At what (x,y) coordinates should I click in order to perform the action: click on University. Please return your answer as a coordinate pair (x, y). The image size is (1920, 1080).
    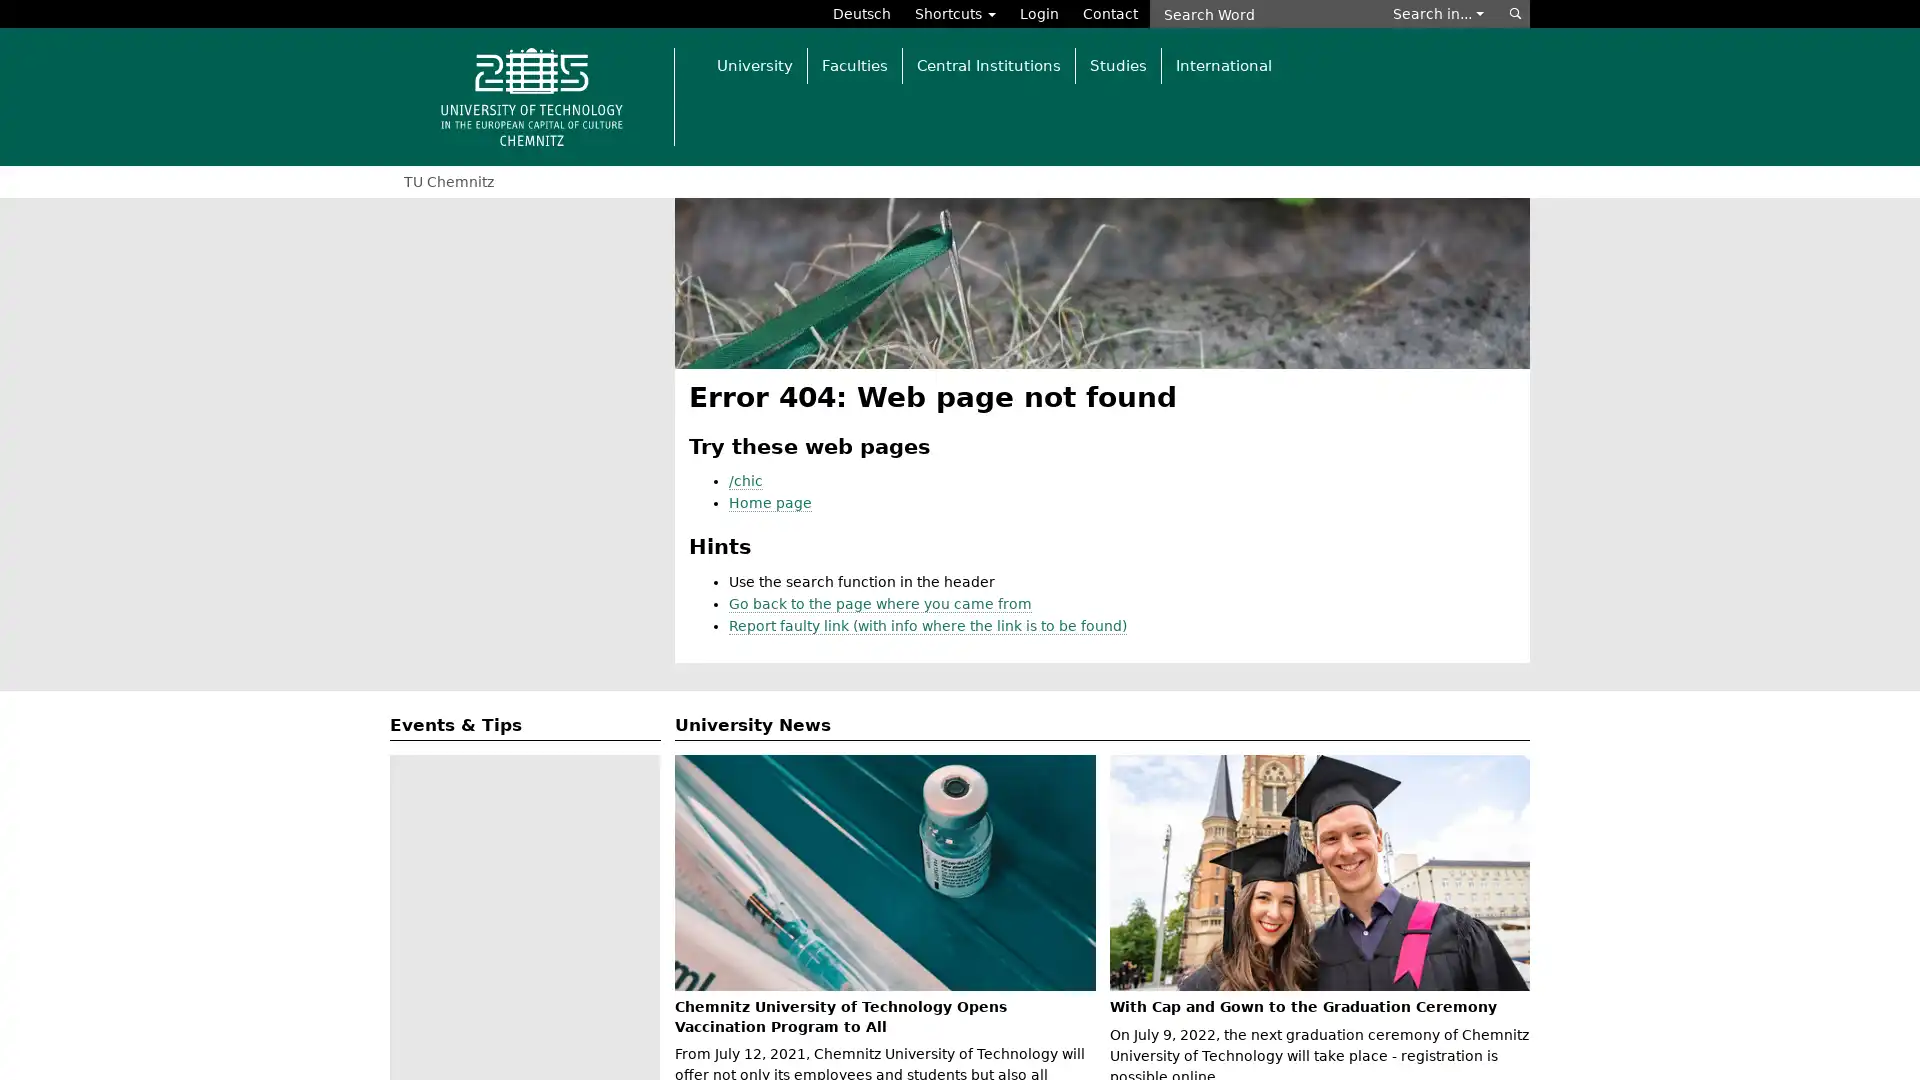
    Looking at the image, I should click on (753, 64).